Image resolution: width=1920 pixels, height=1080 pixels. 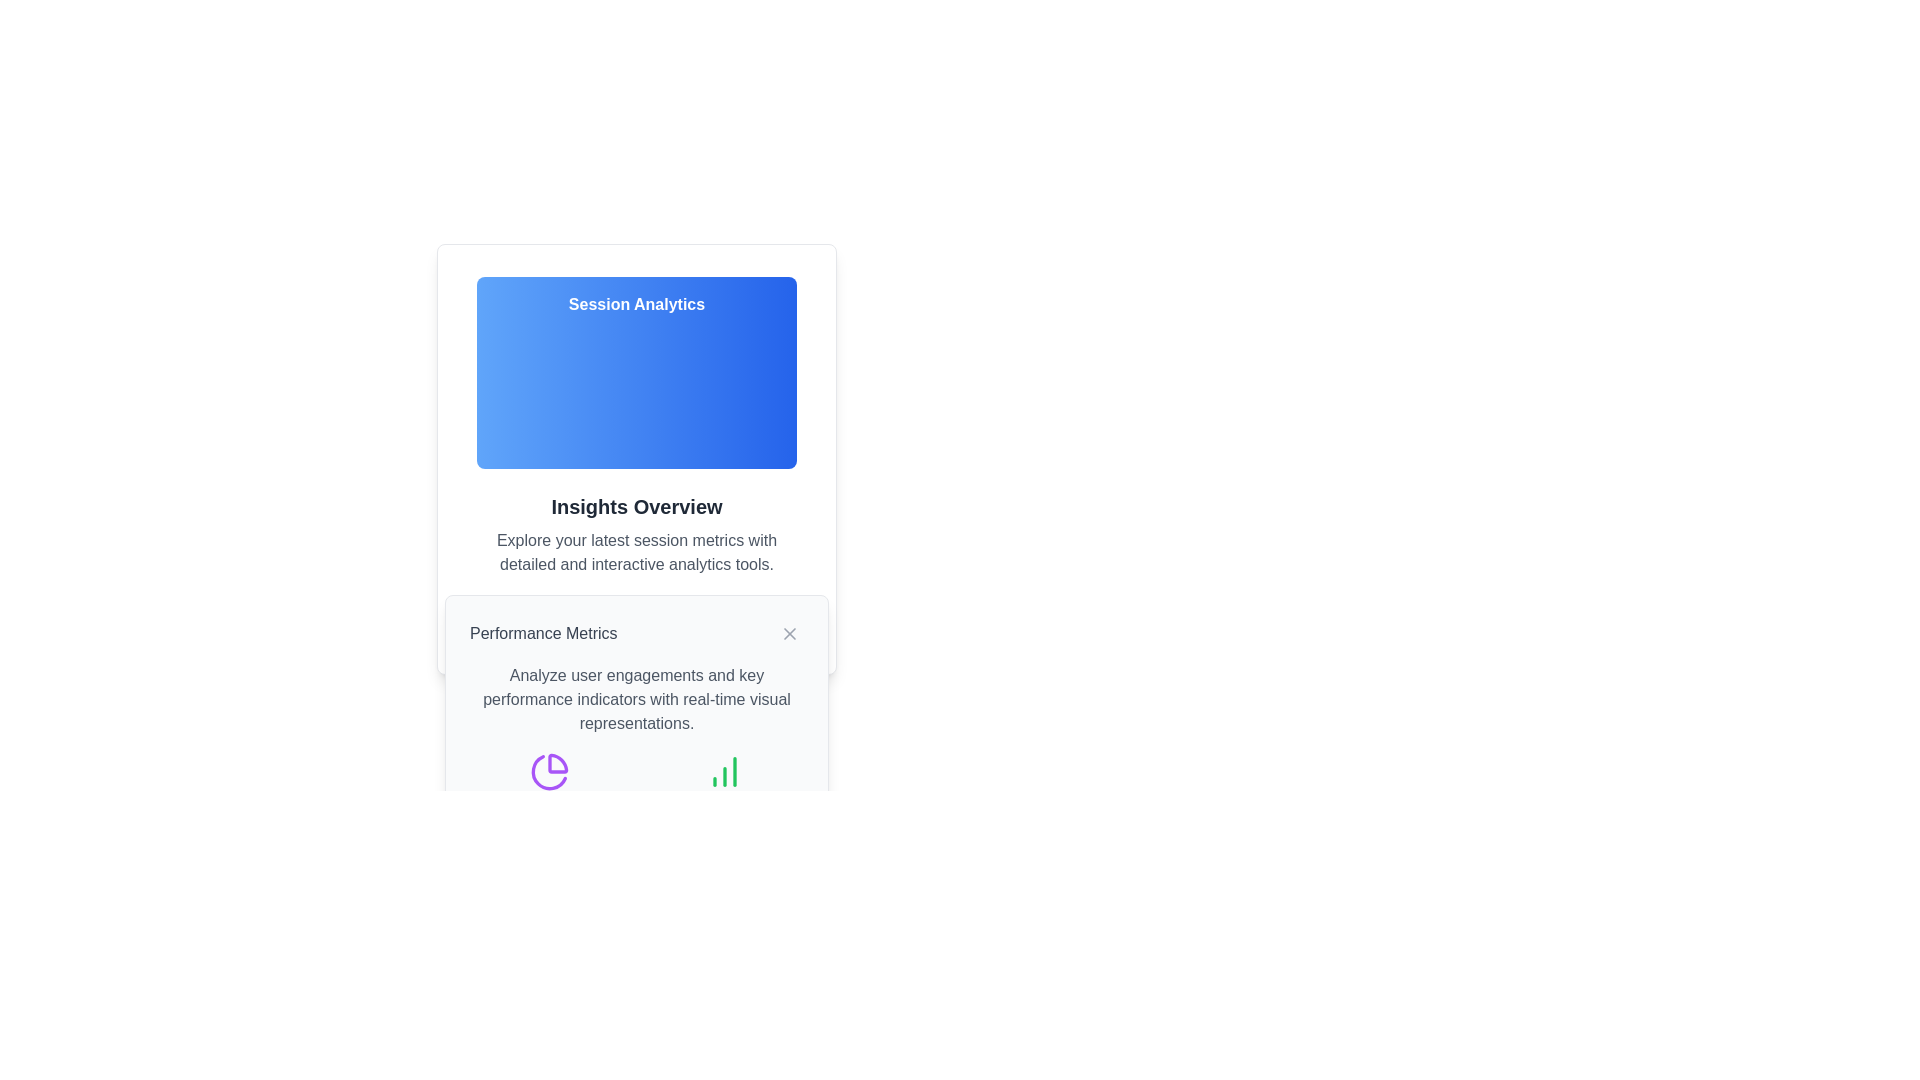 What do you see at coordinates (549, 785) in the screenshot?
I see `the icon representing user distribution data` at bounding box center [549, 785].